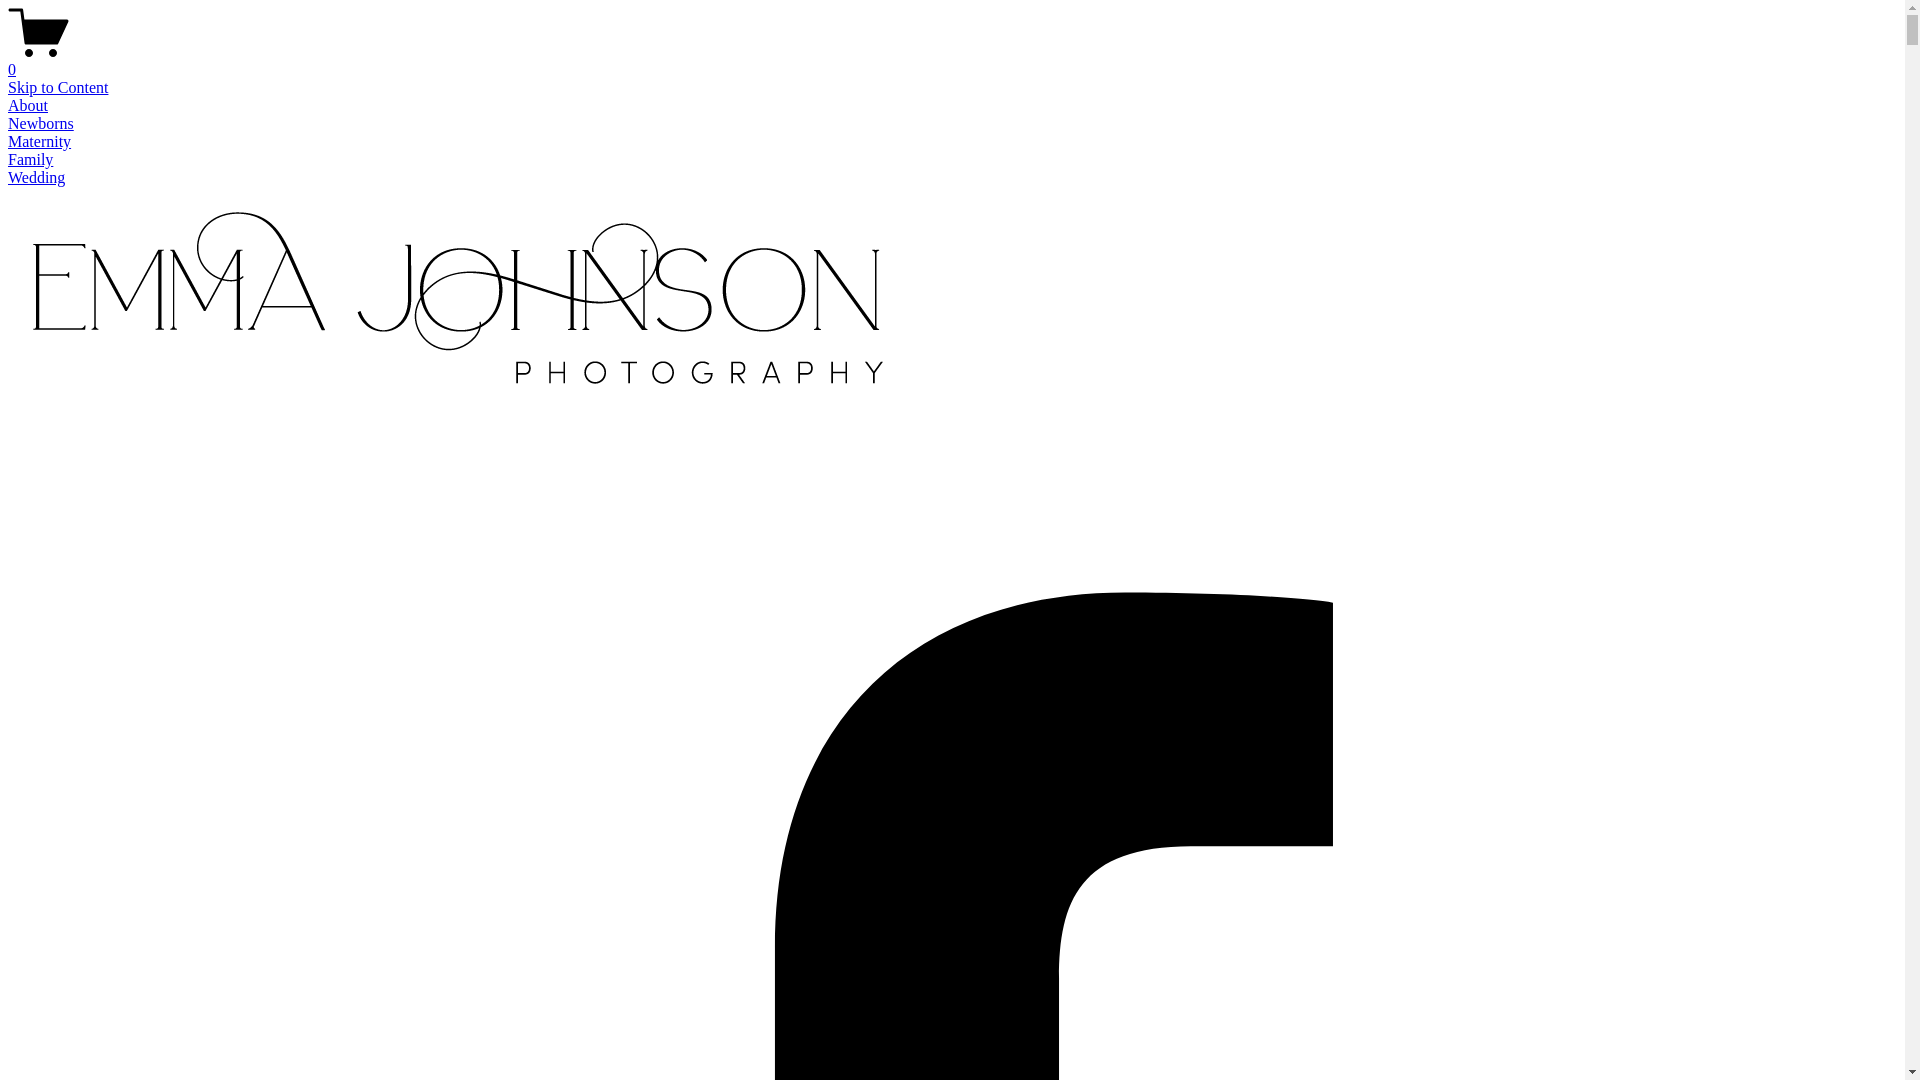 Image resolution: width=1920 pixels, height=1080 pixels. Describe the element at coordinates (30, 158) in the screenshot. I see `'Family'` at that location.